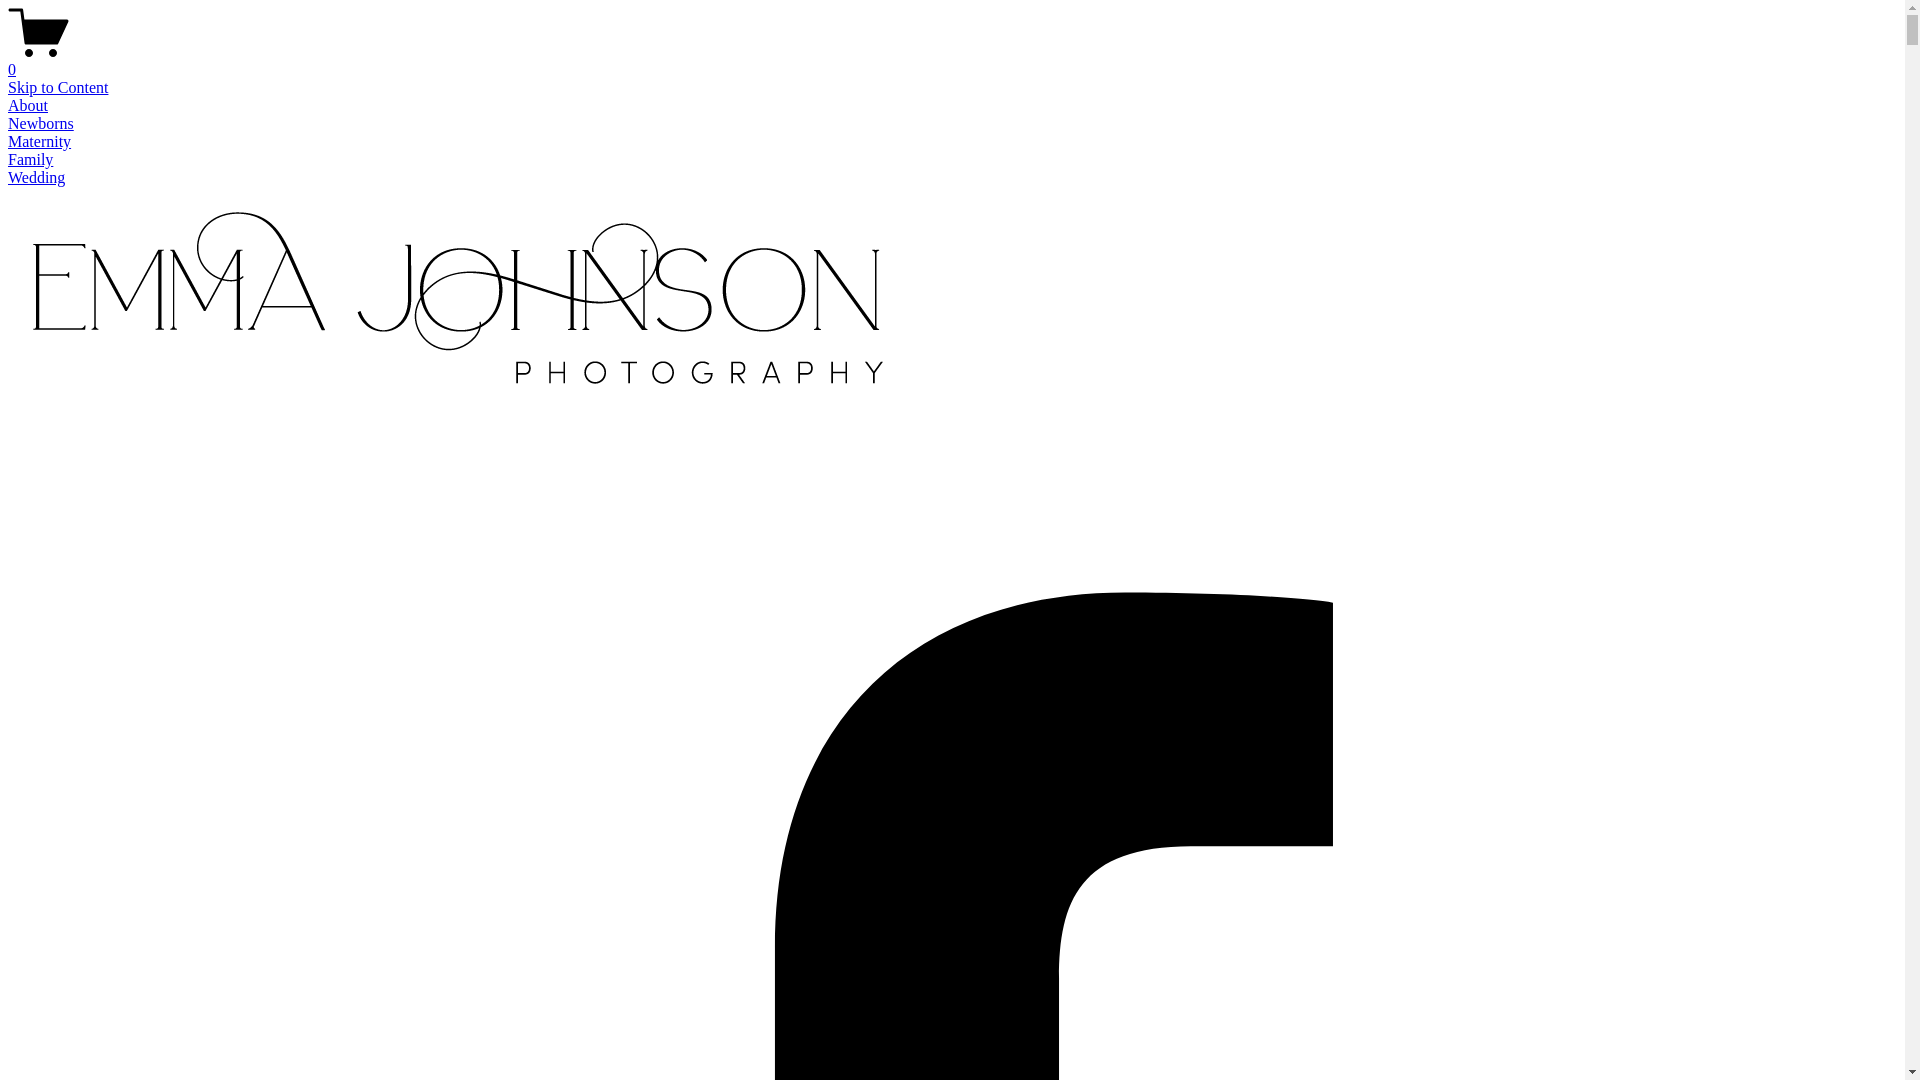 Image resolution: width=1920 pixels, height=1080 pixels. Describe the element at coordinates (30, 158) in the screenshot. I see `'Family'` at that location.